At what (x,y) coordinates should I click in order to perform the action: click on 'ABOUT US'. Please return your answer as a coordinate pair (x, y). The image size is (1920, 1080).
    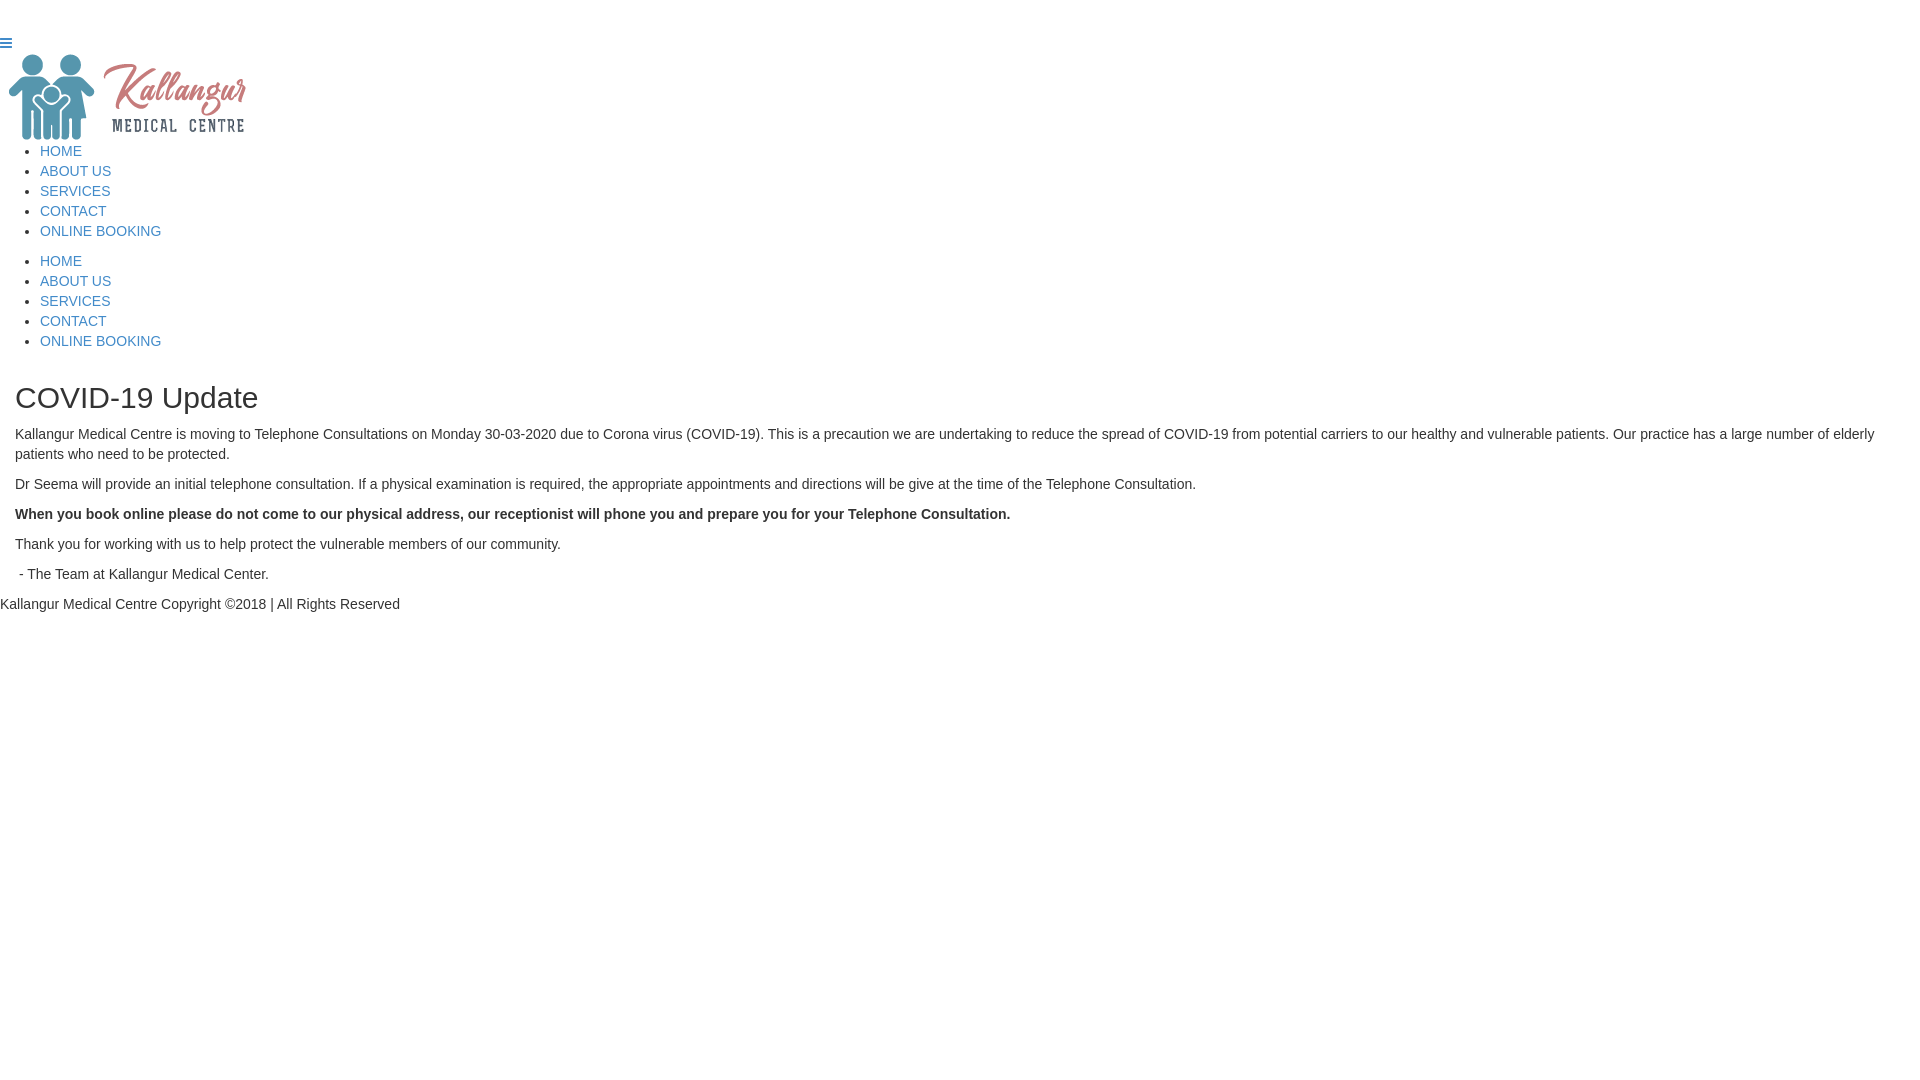
    Looking at the image, I should click on (75, 169).